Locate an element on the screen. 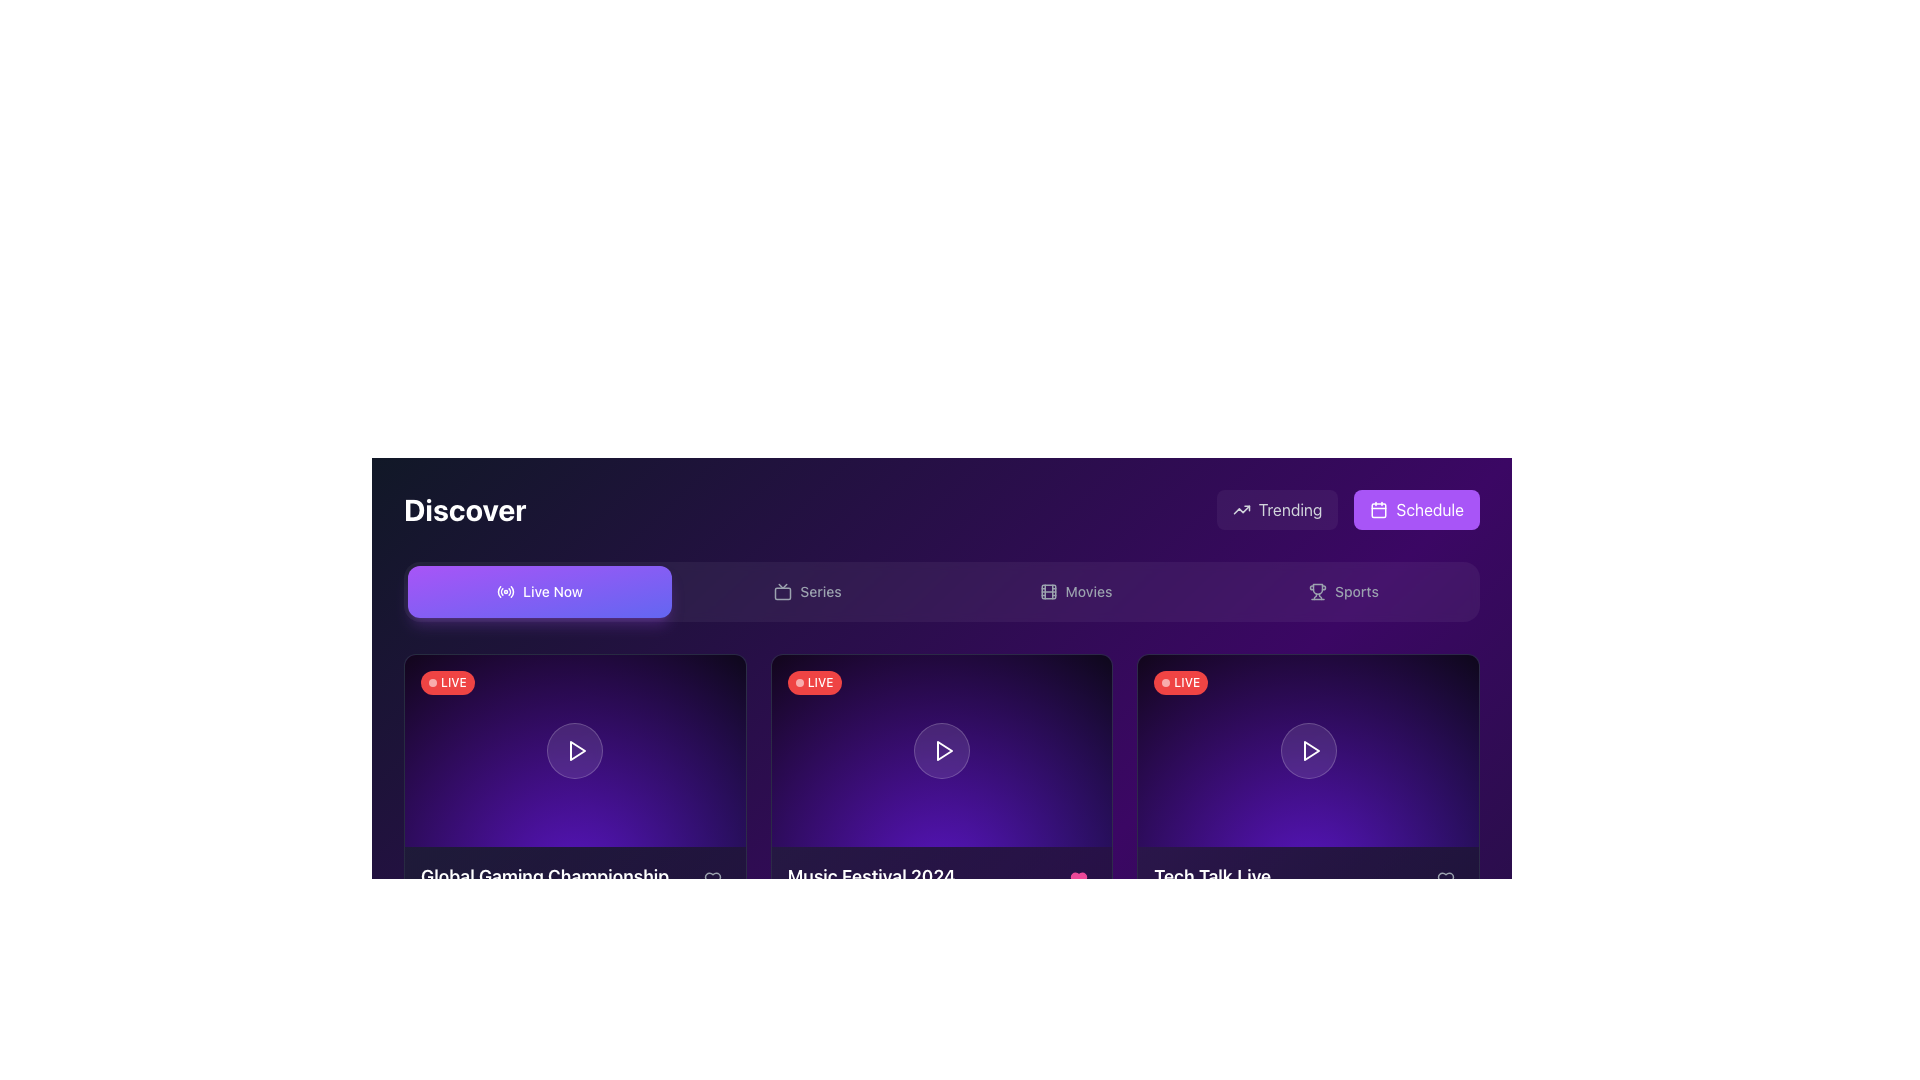 Image resolution: width=1920 pixels, height=1080 pixels. the 'Trending' button, which has a rounded edge, dark theme, and a white line graph icon is located at coordinates (1276, 508).